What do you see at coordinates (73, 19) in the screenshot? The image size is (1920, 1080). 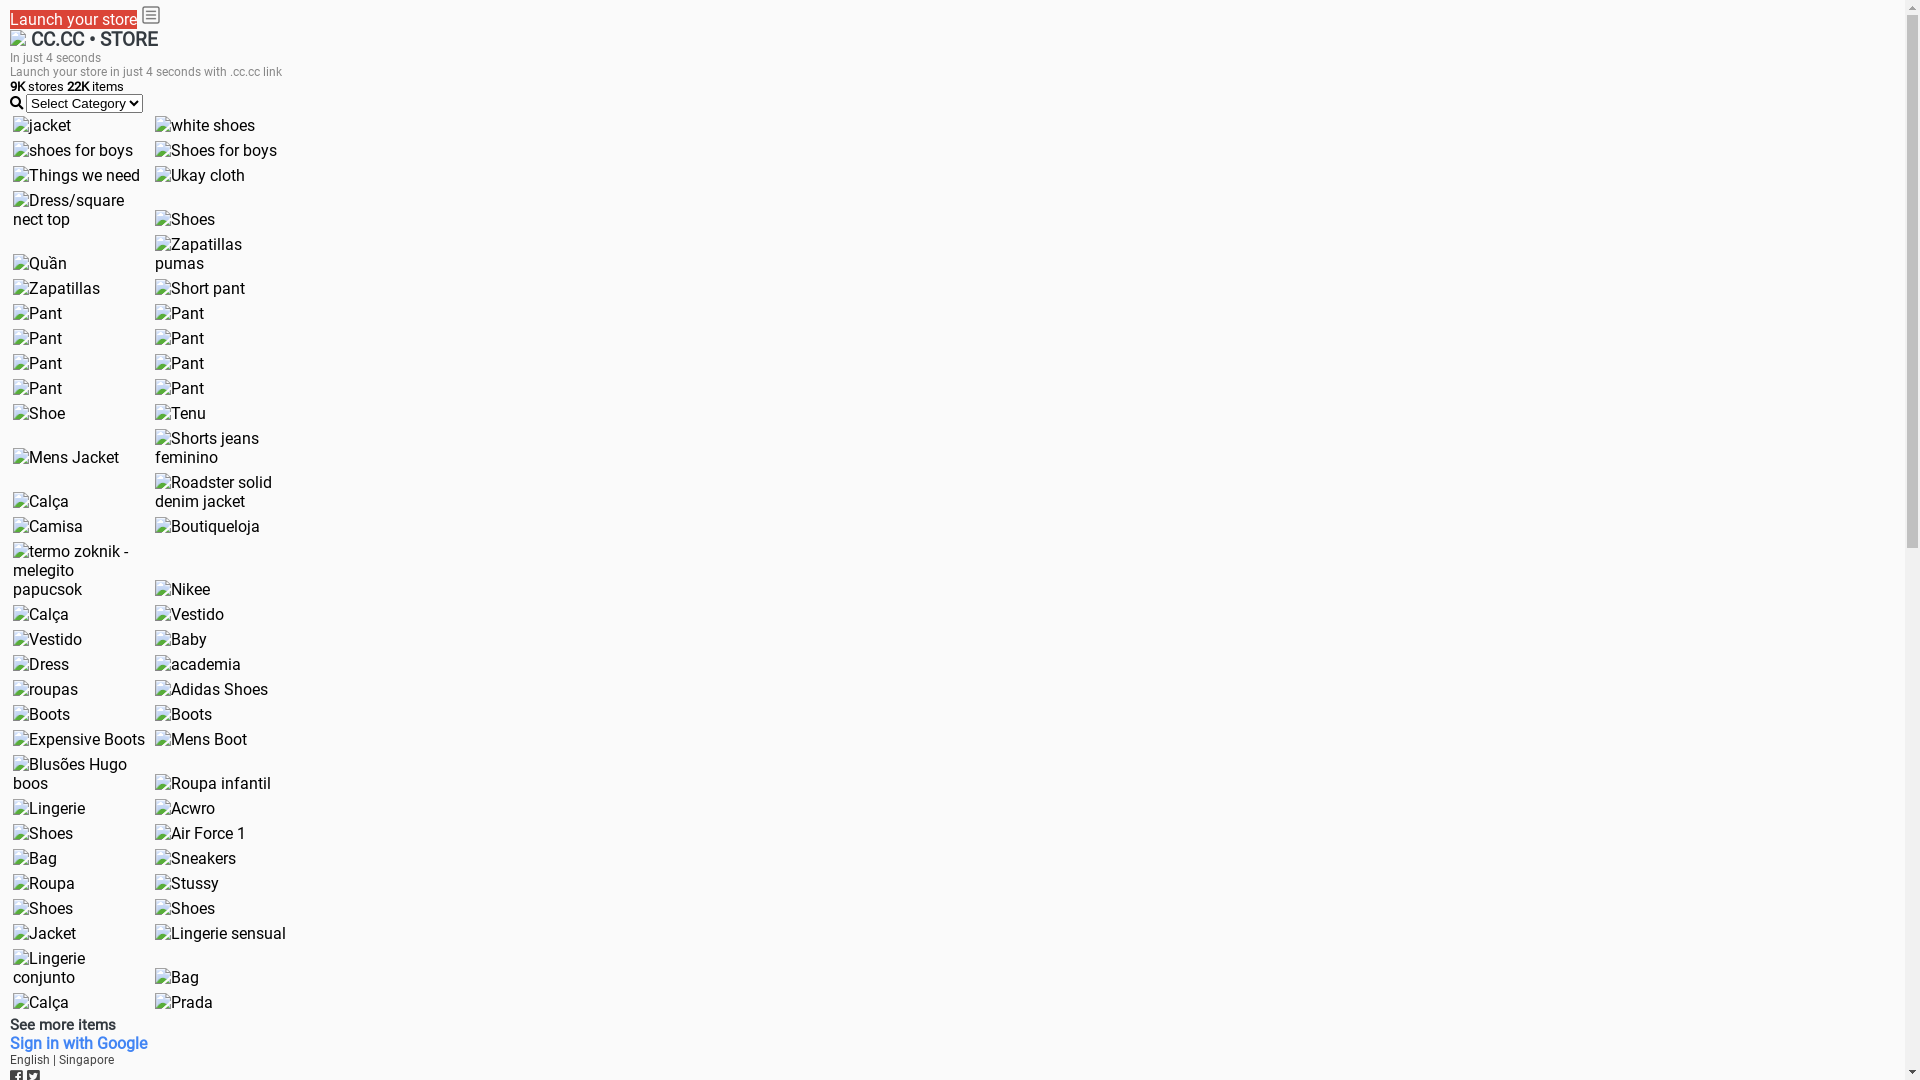 I see `'Launch your store'` at bounding box center [73, 19].